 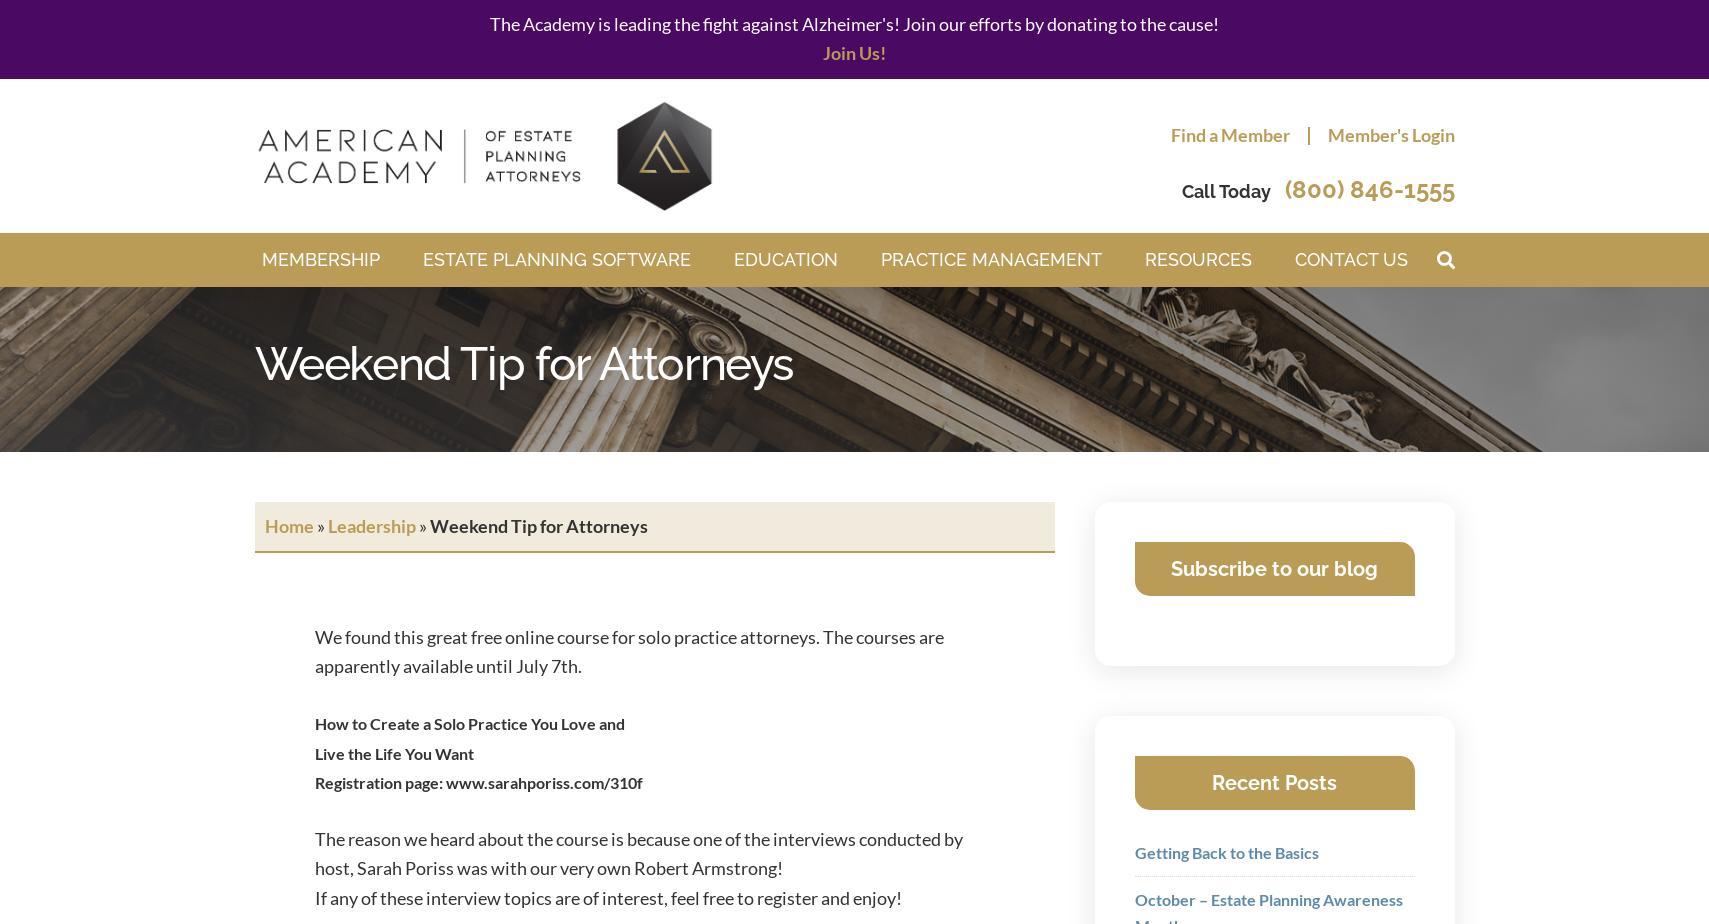 I want to click on 'Home', so click(x=287, y=525).